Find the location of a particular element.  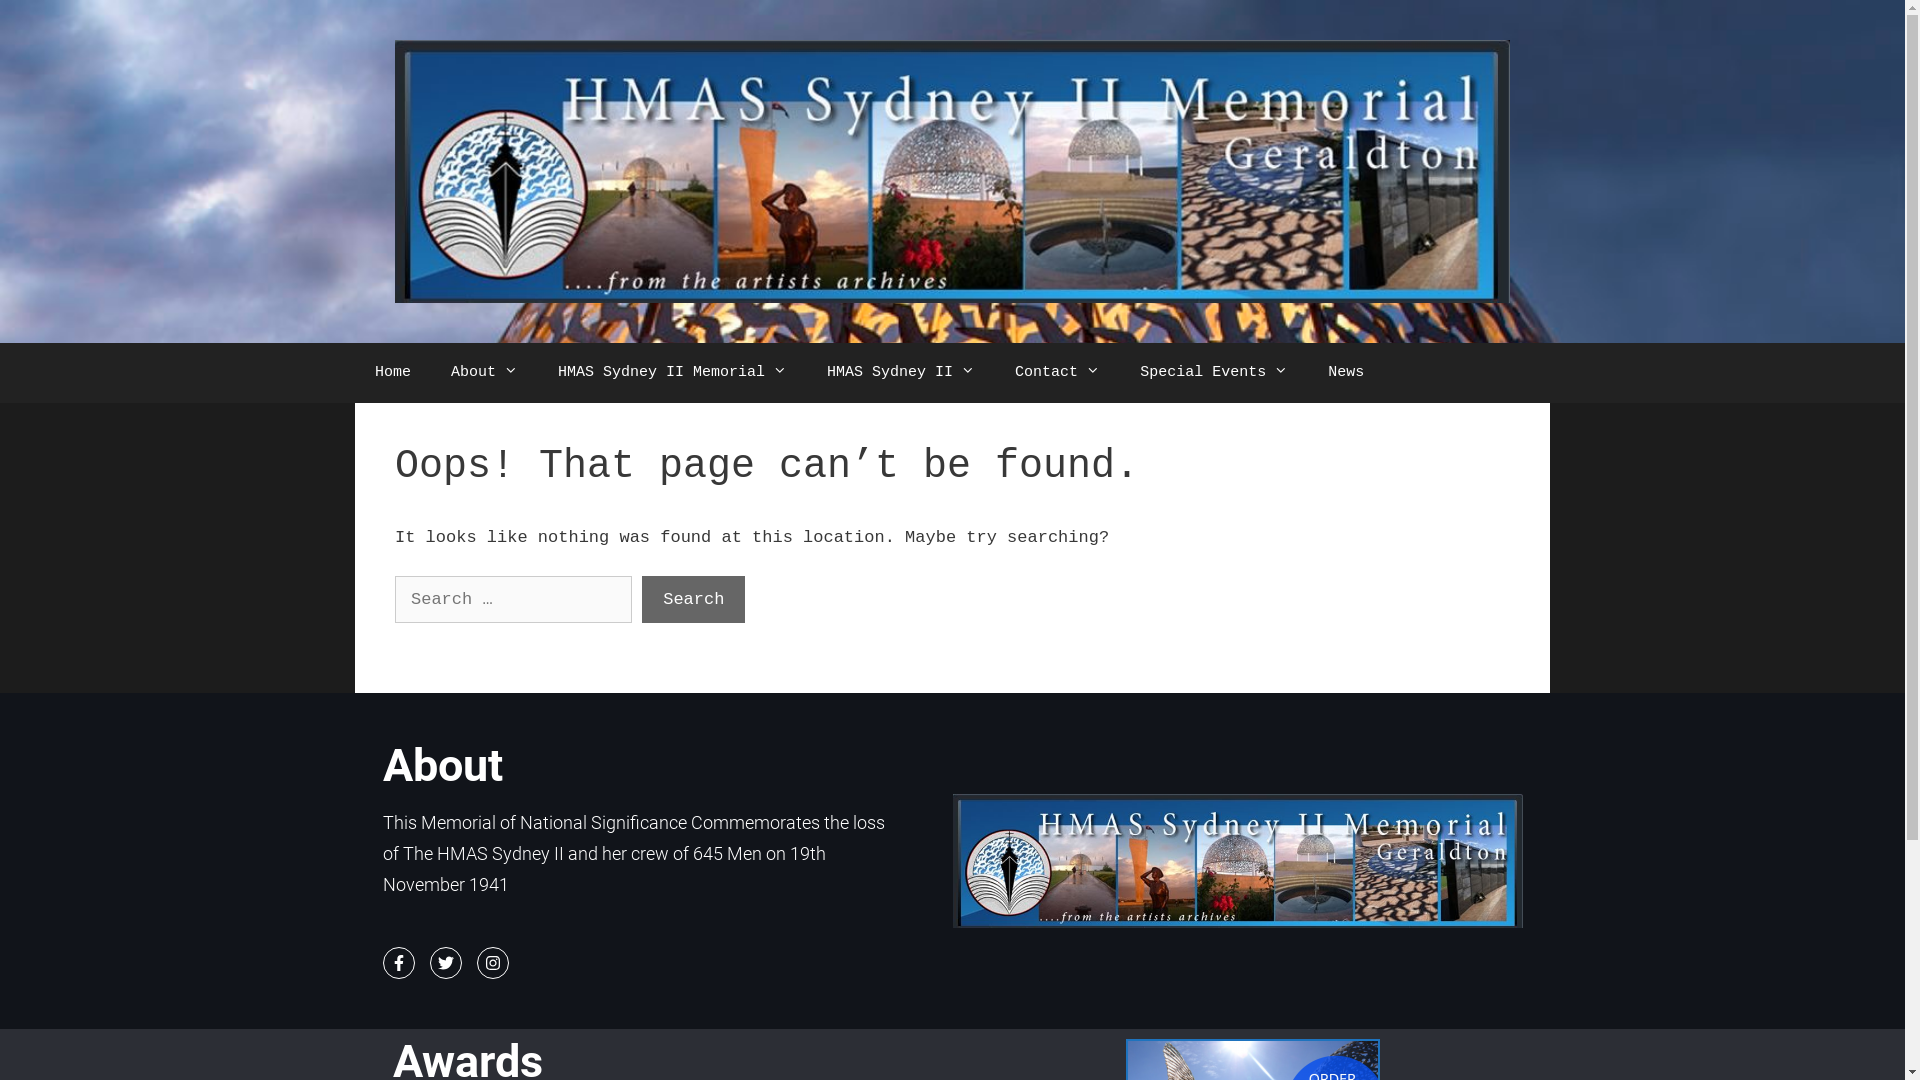

'Search for:' is located at coordinates (394, 599).